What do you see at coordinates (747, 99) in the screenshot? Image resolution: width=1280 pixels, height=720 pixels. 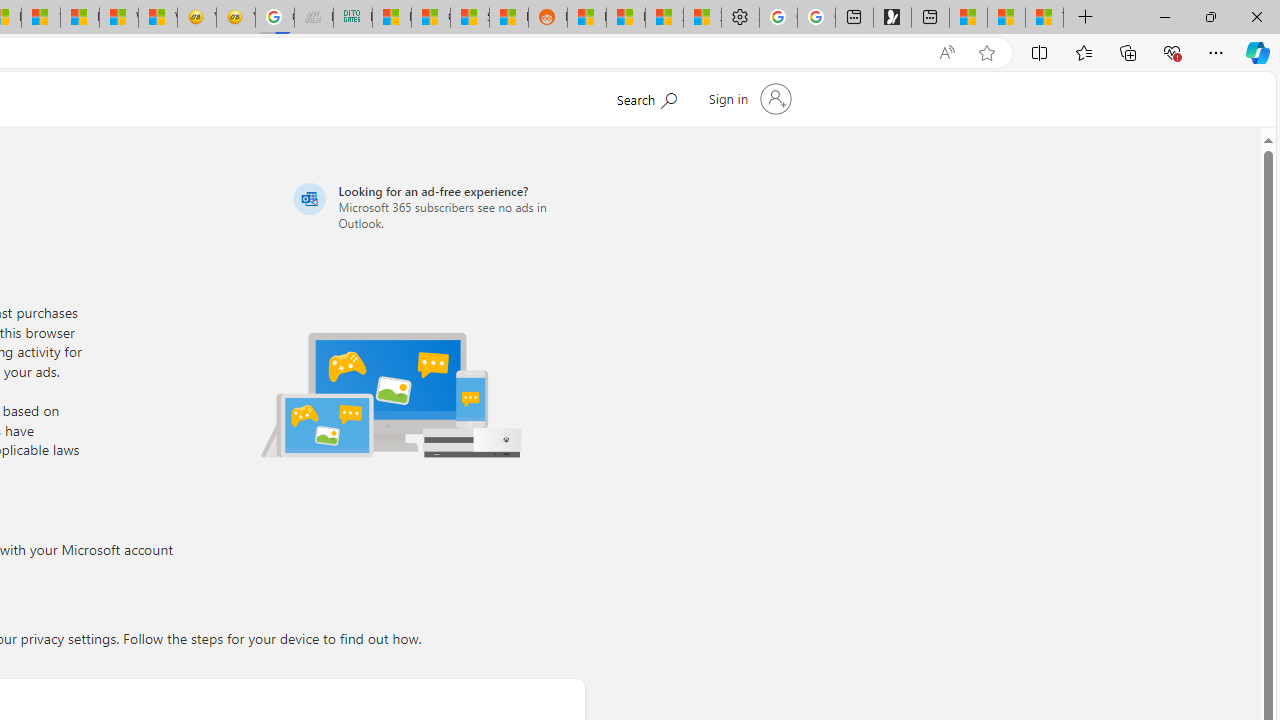 I see `'Sign in to your account'` at bounding box center [747, 99].